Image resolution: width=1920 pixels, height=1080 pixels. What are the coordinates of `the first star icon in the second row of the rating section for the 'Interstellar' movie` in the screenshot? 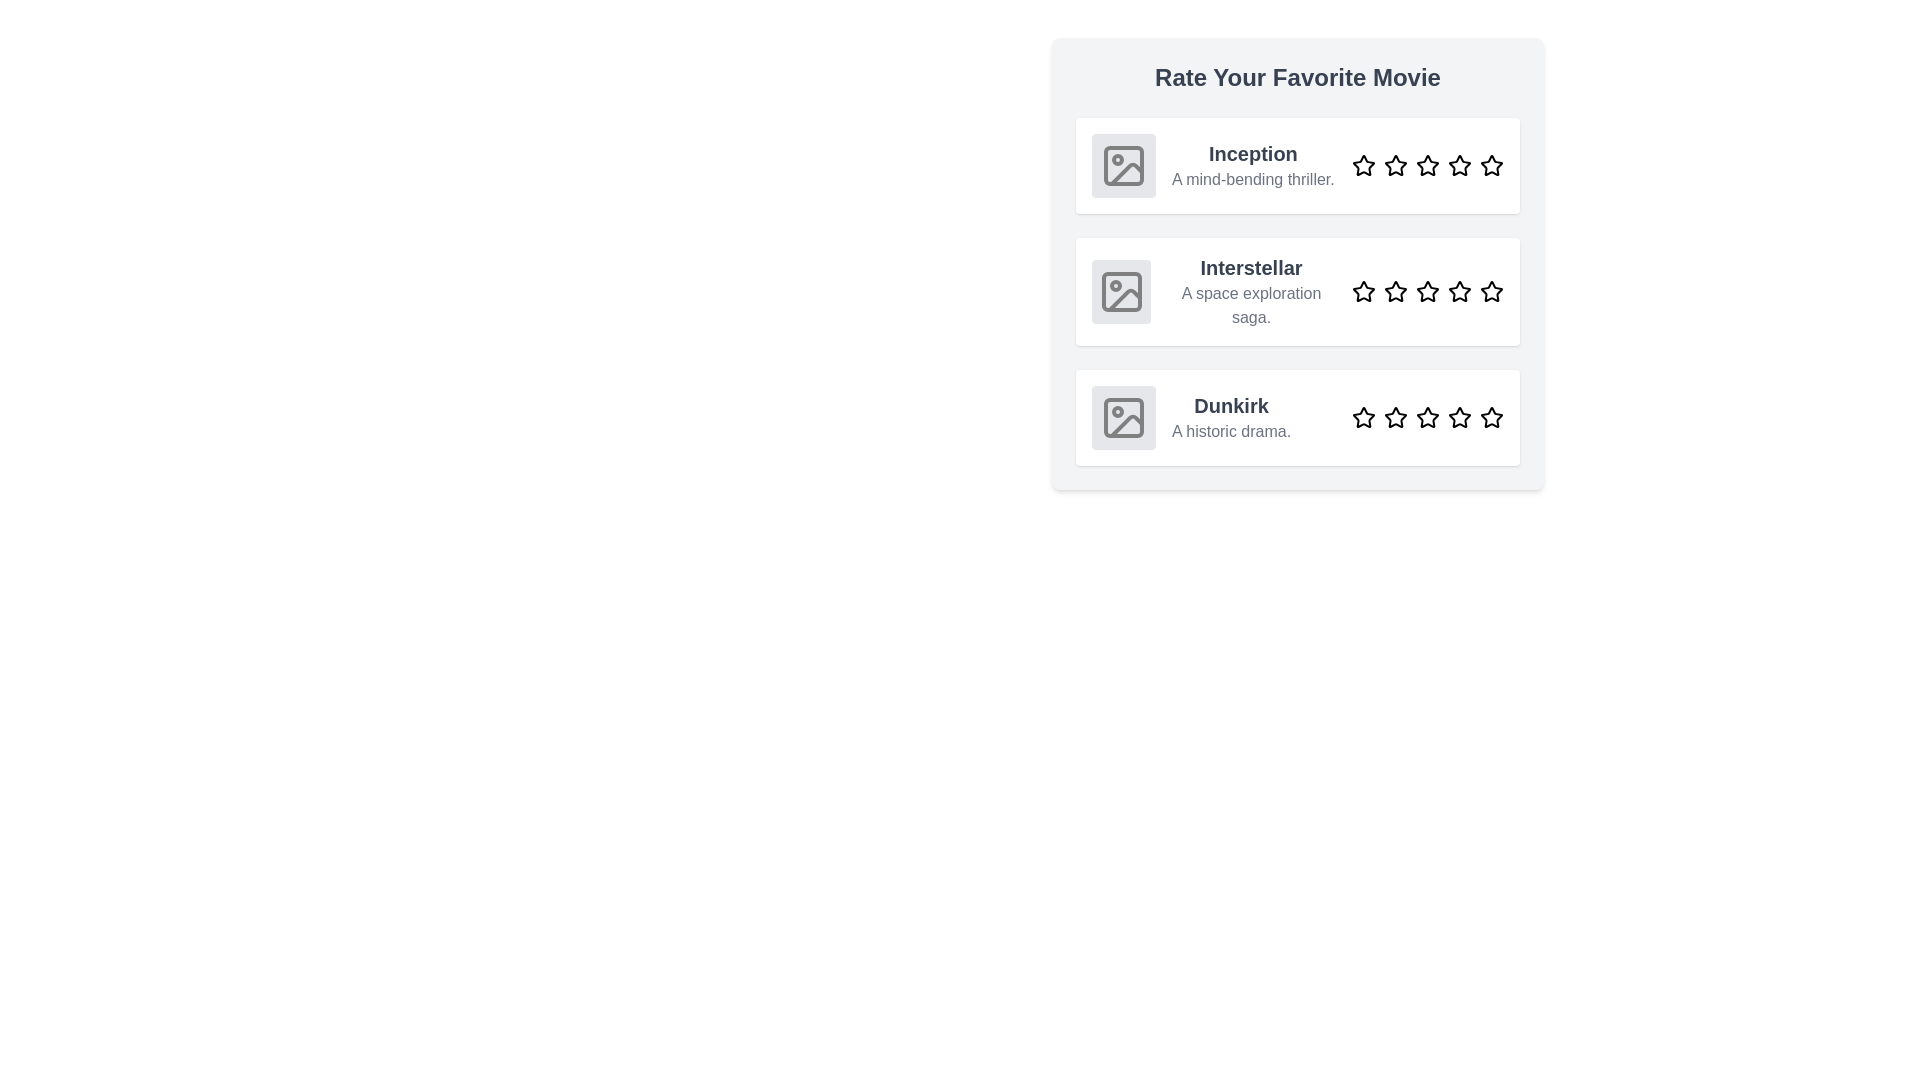 It's located at (1362, 291).